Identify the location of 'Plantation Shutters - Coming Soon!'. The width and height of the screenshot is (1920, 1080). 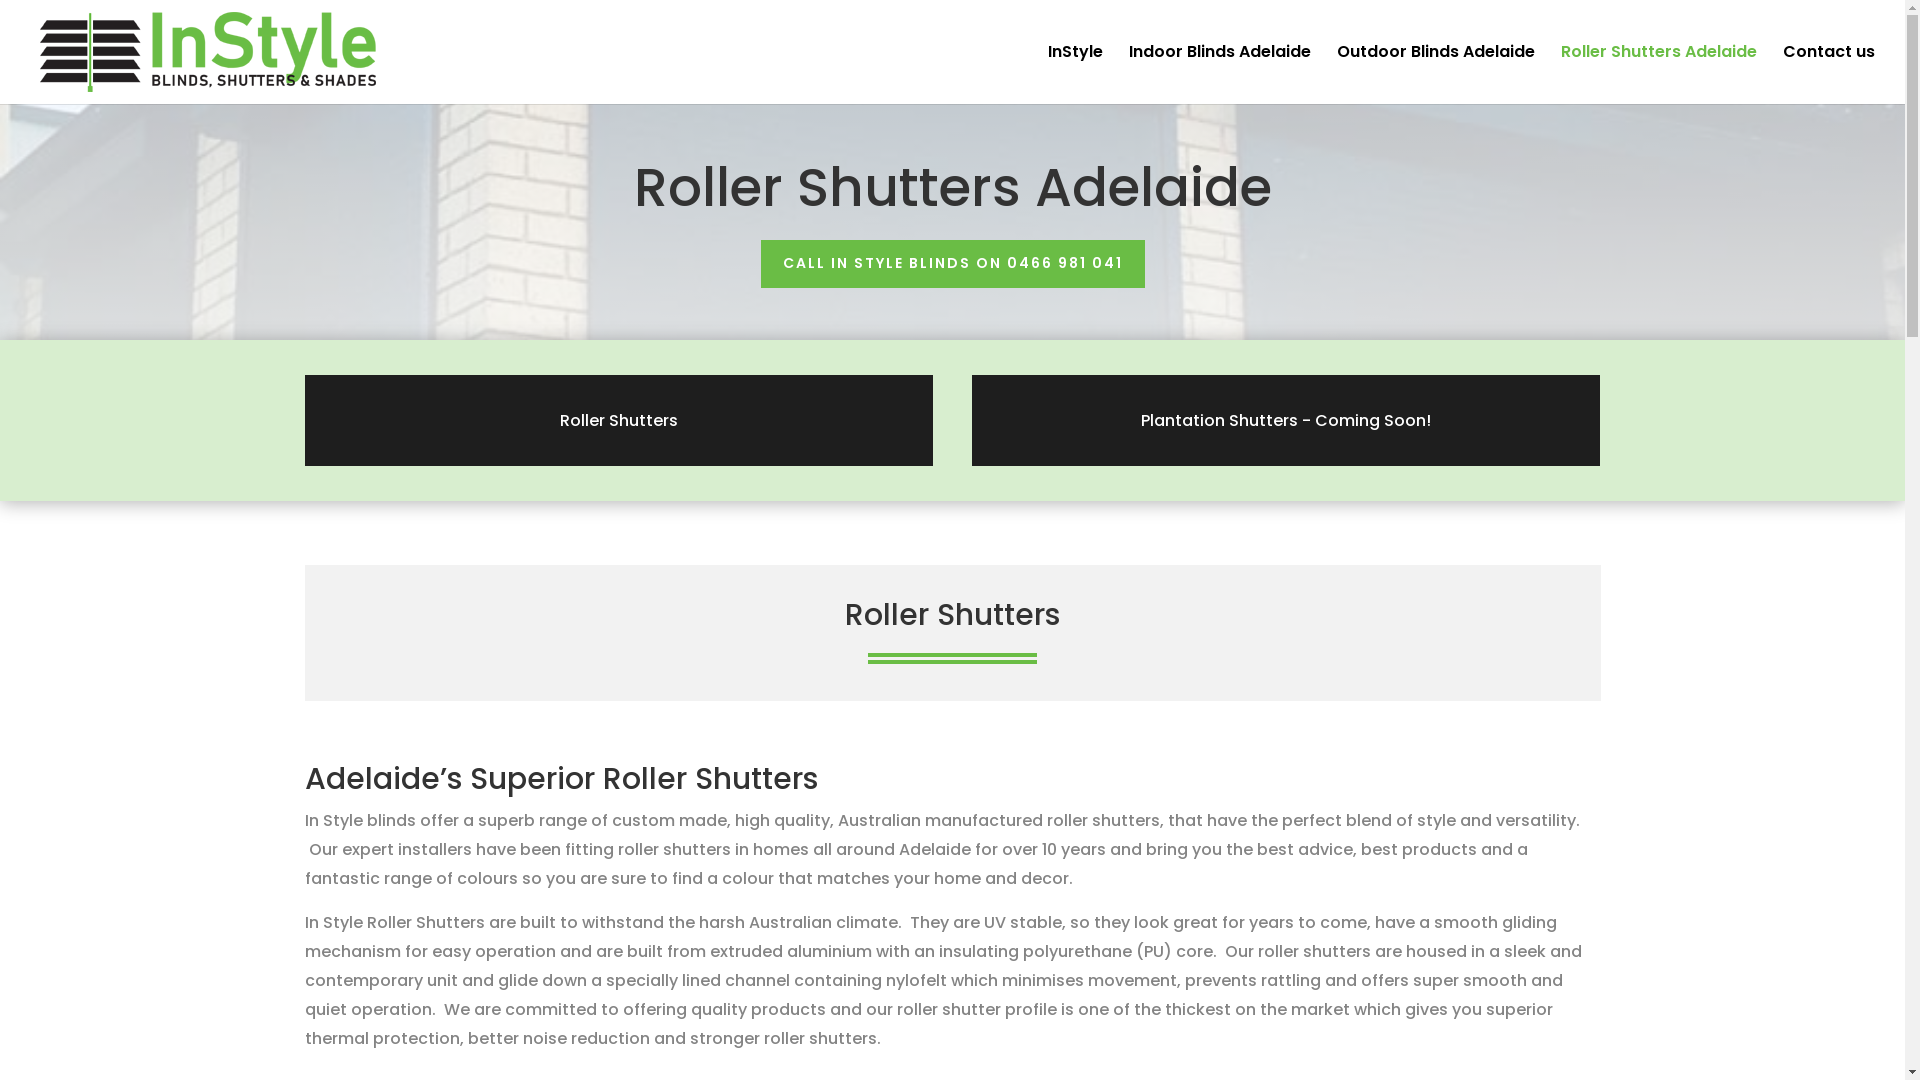
(1128, 419).